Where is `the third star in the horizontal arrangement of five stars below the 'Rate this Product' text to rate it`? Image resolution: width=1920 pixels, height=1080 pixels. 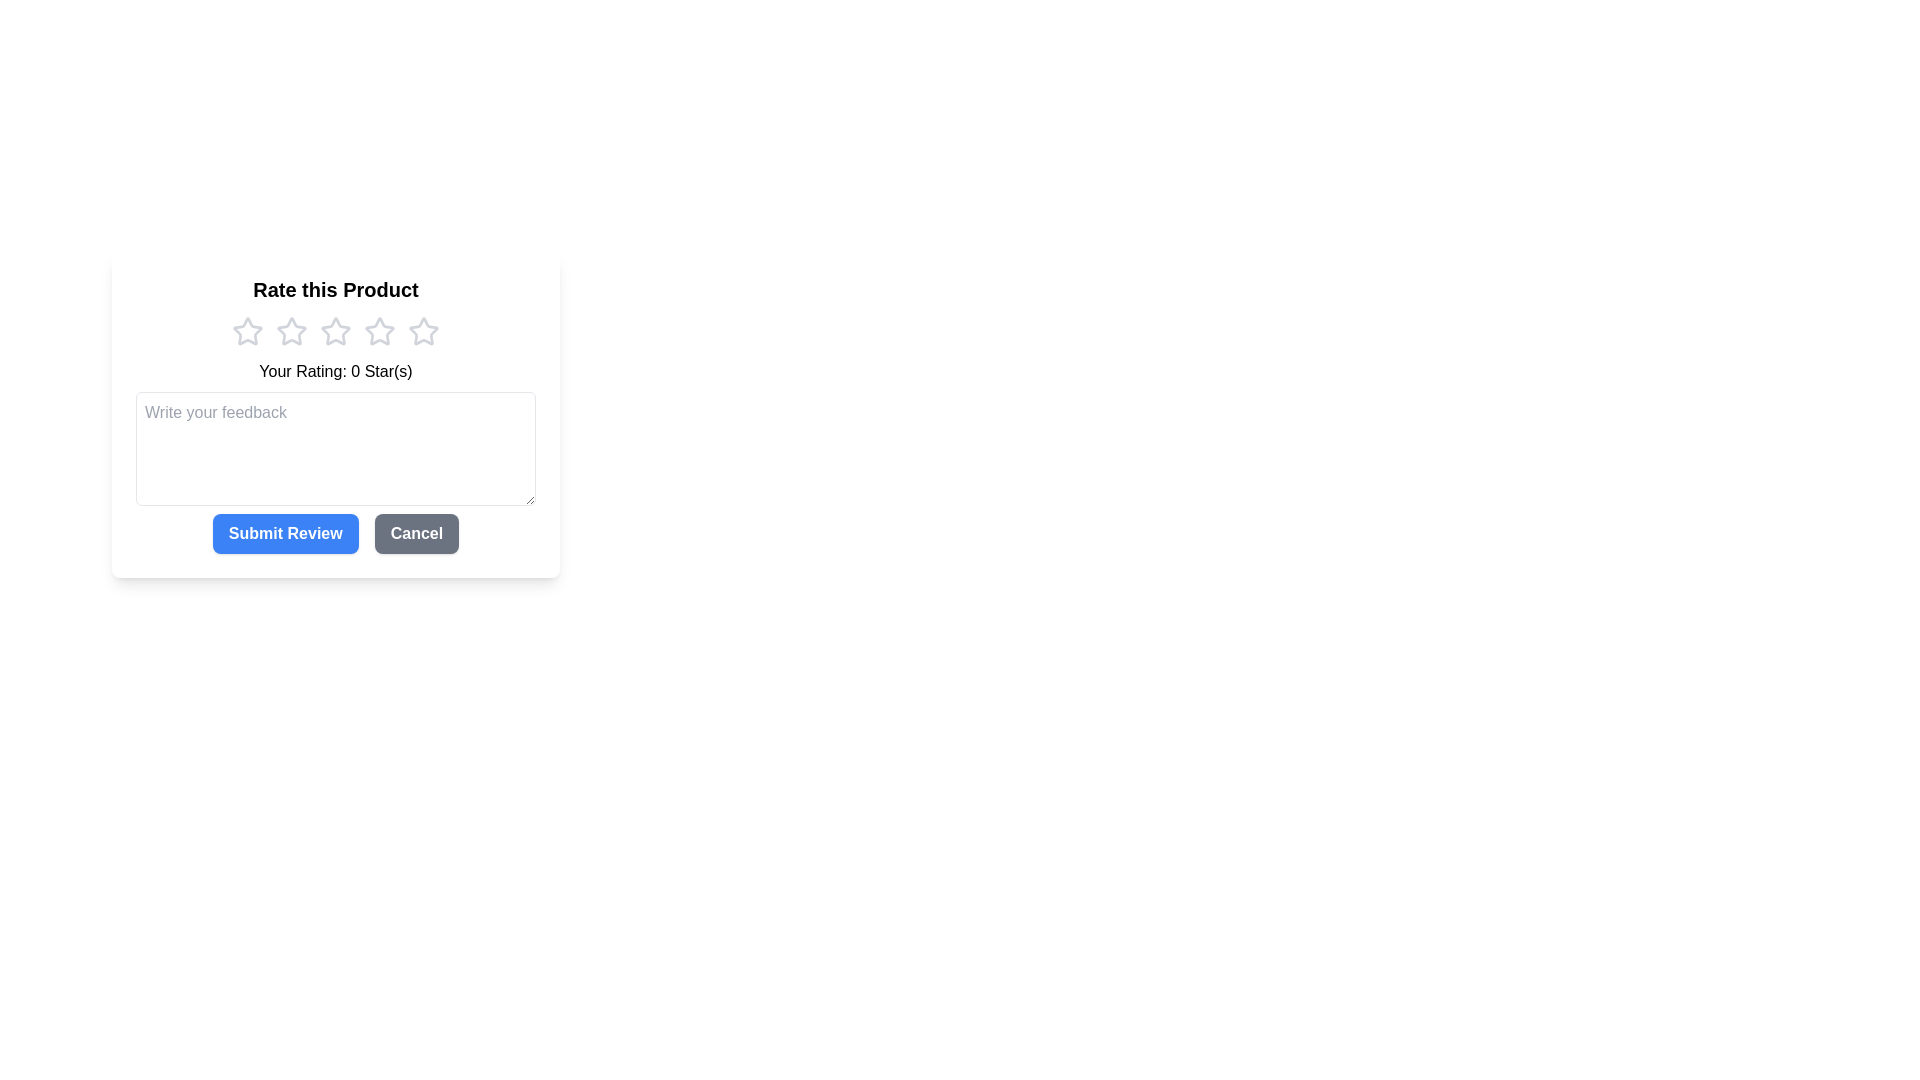 the third star in the horizontal arrangement of five stars below the 'Rate this Product' text to rate it is located at coordinates (336, 330).